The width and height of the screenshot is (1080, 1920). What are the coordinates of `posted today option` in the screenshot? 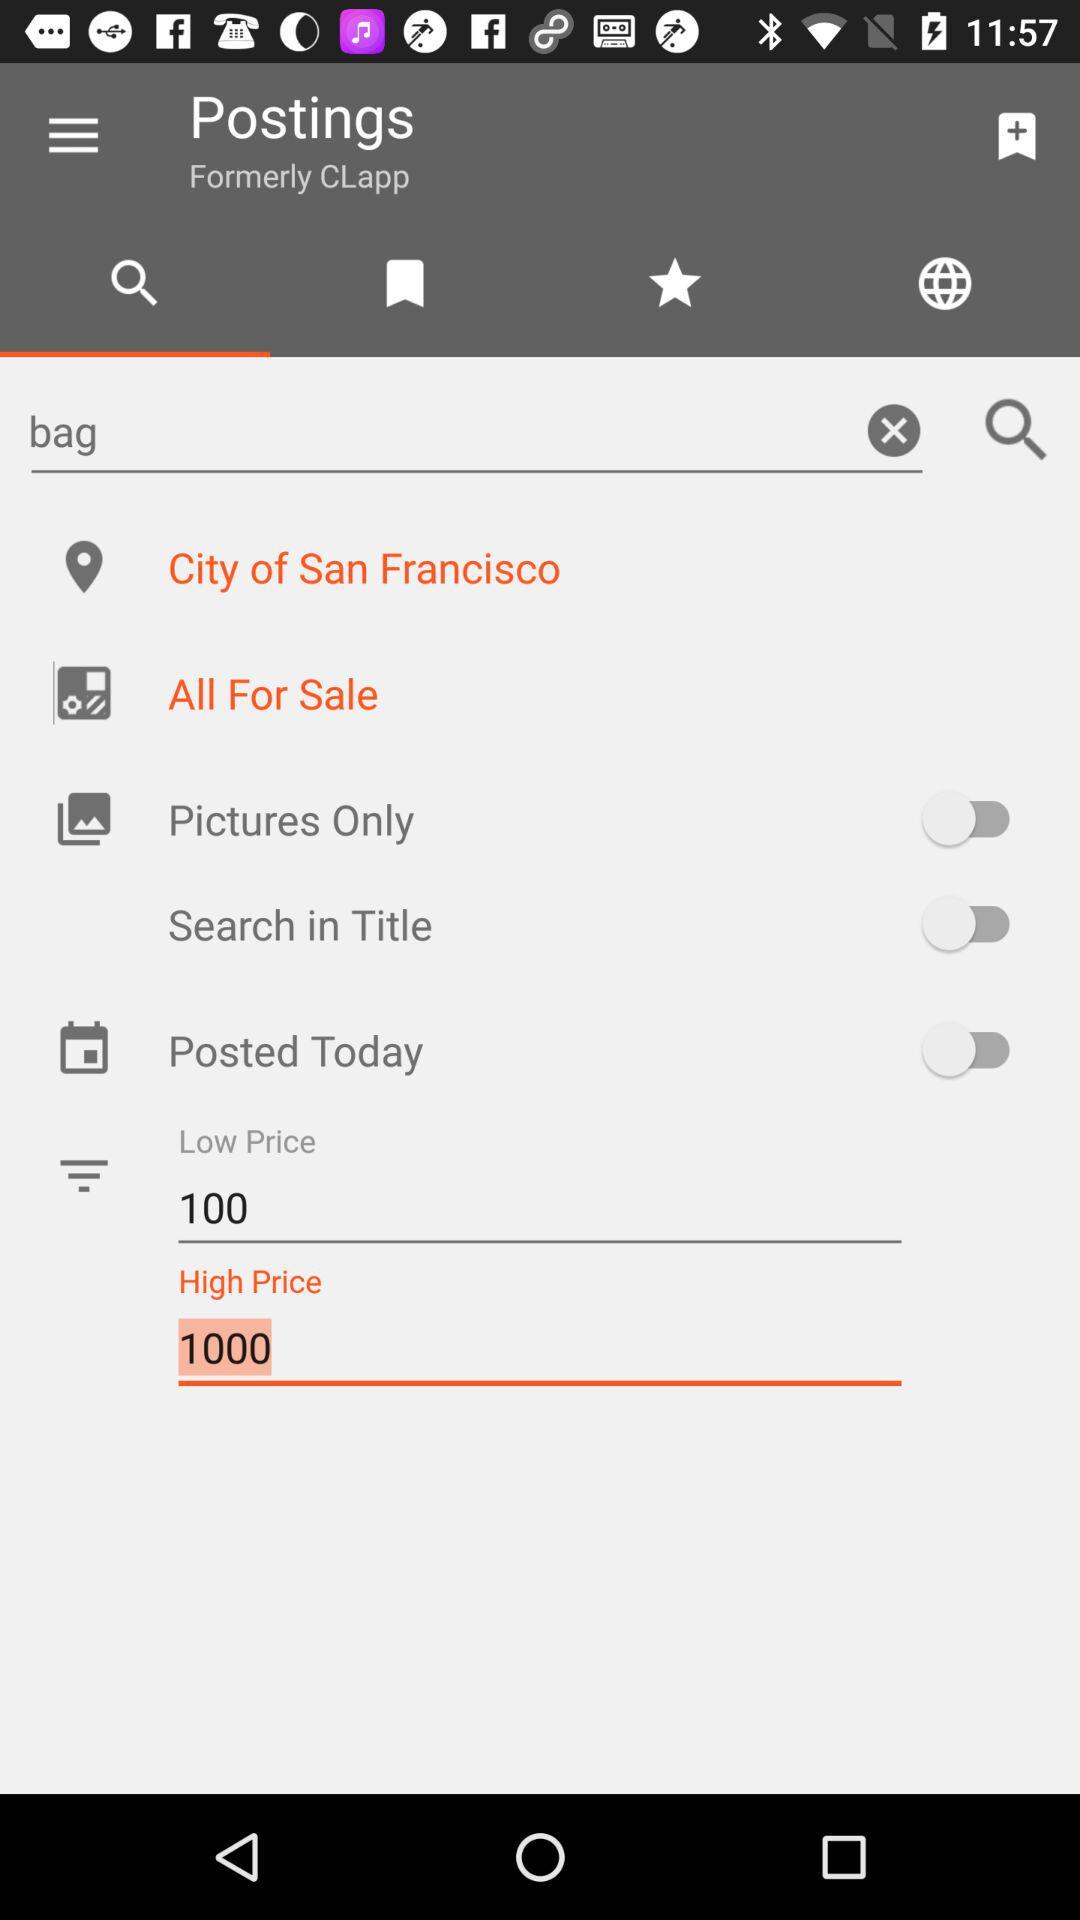 It's located at (974, 1048).